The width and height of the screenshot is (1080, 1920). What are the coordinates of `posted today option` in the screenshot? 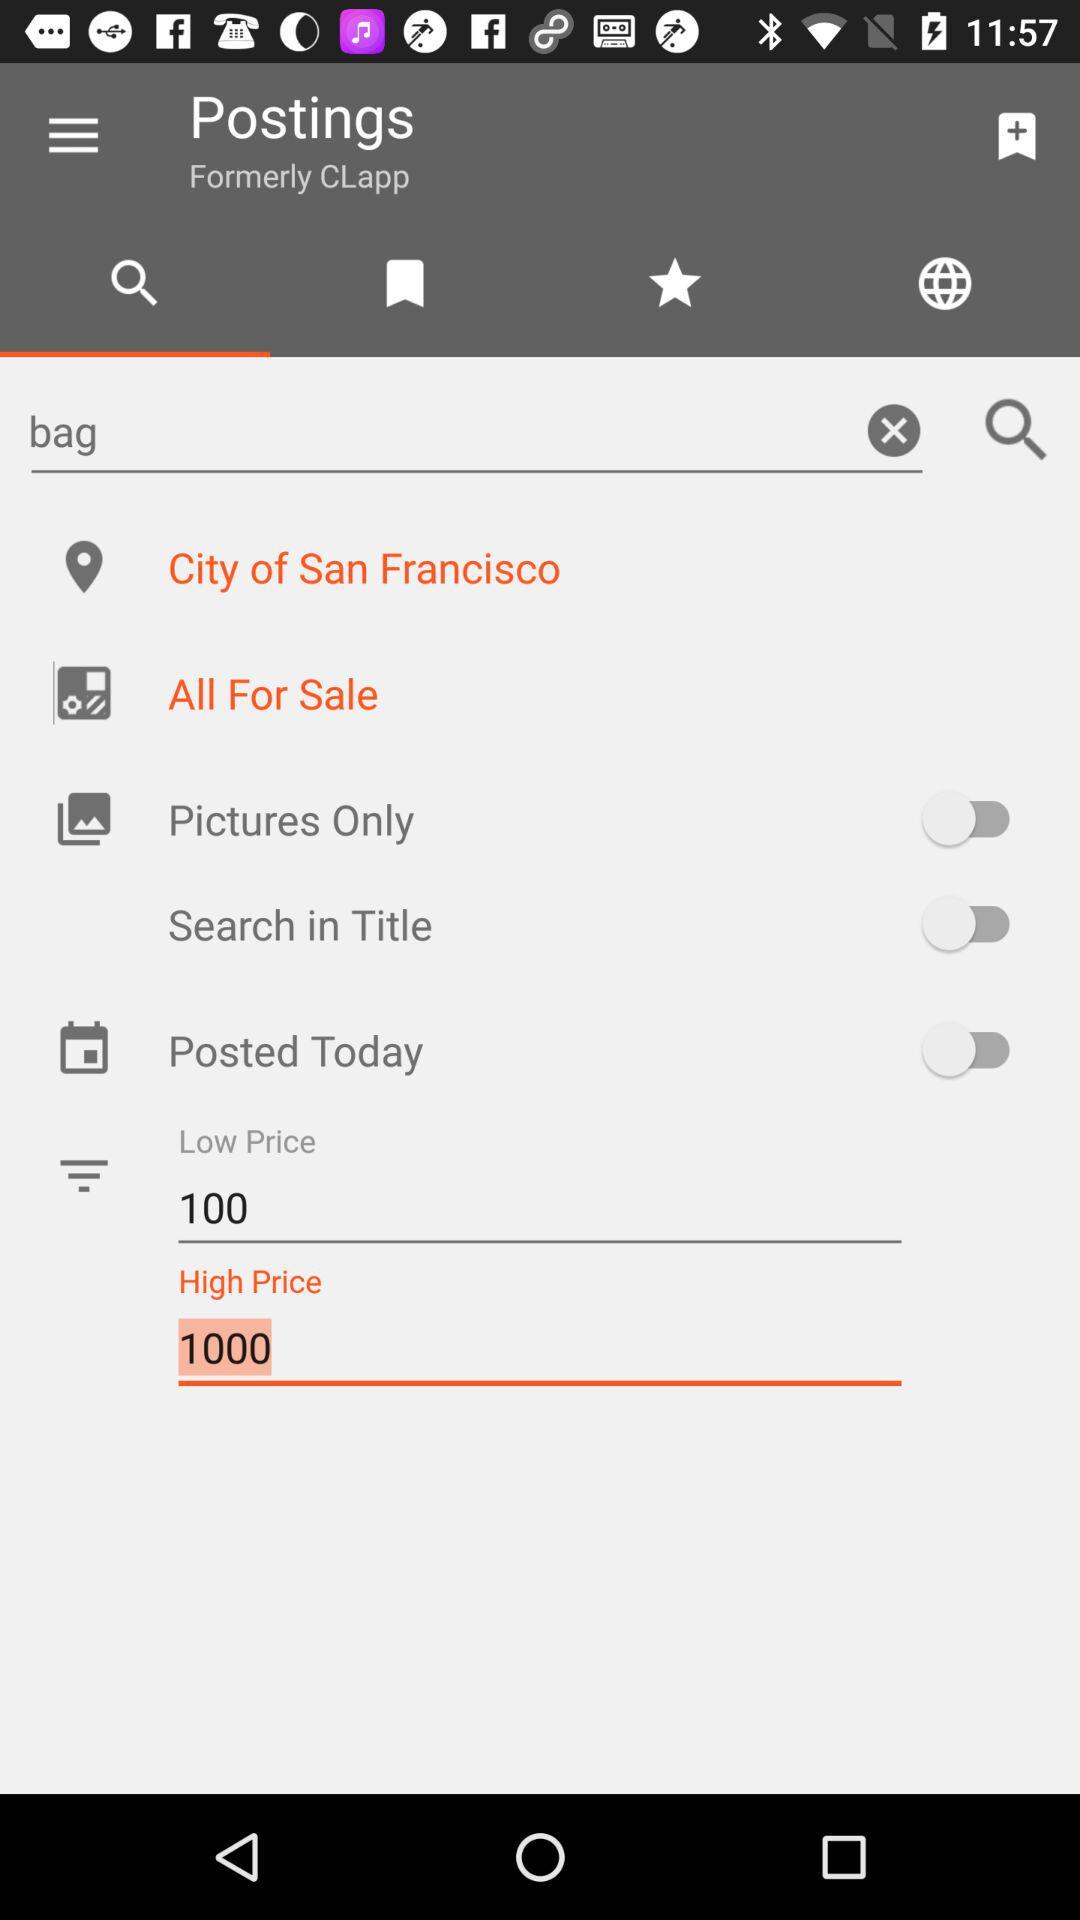 It's located at (974, 1048).